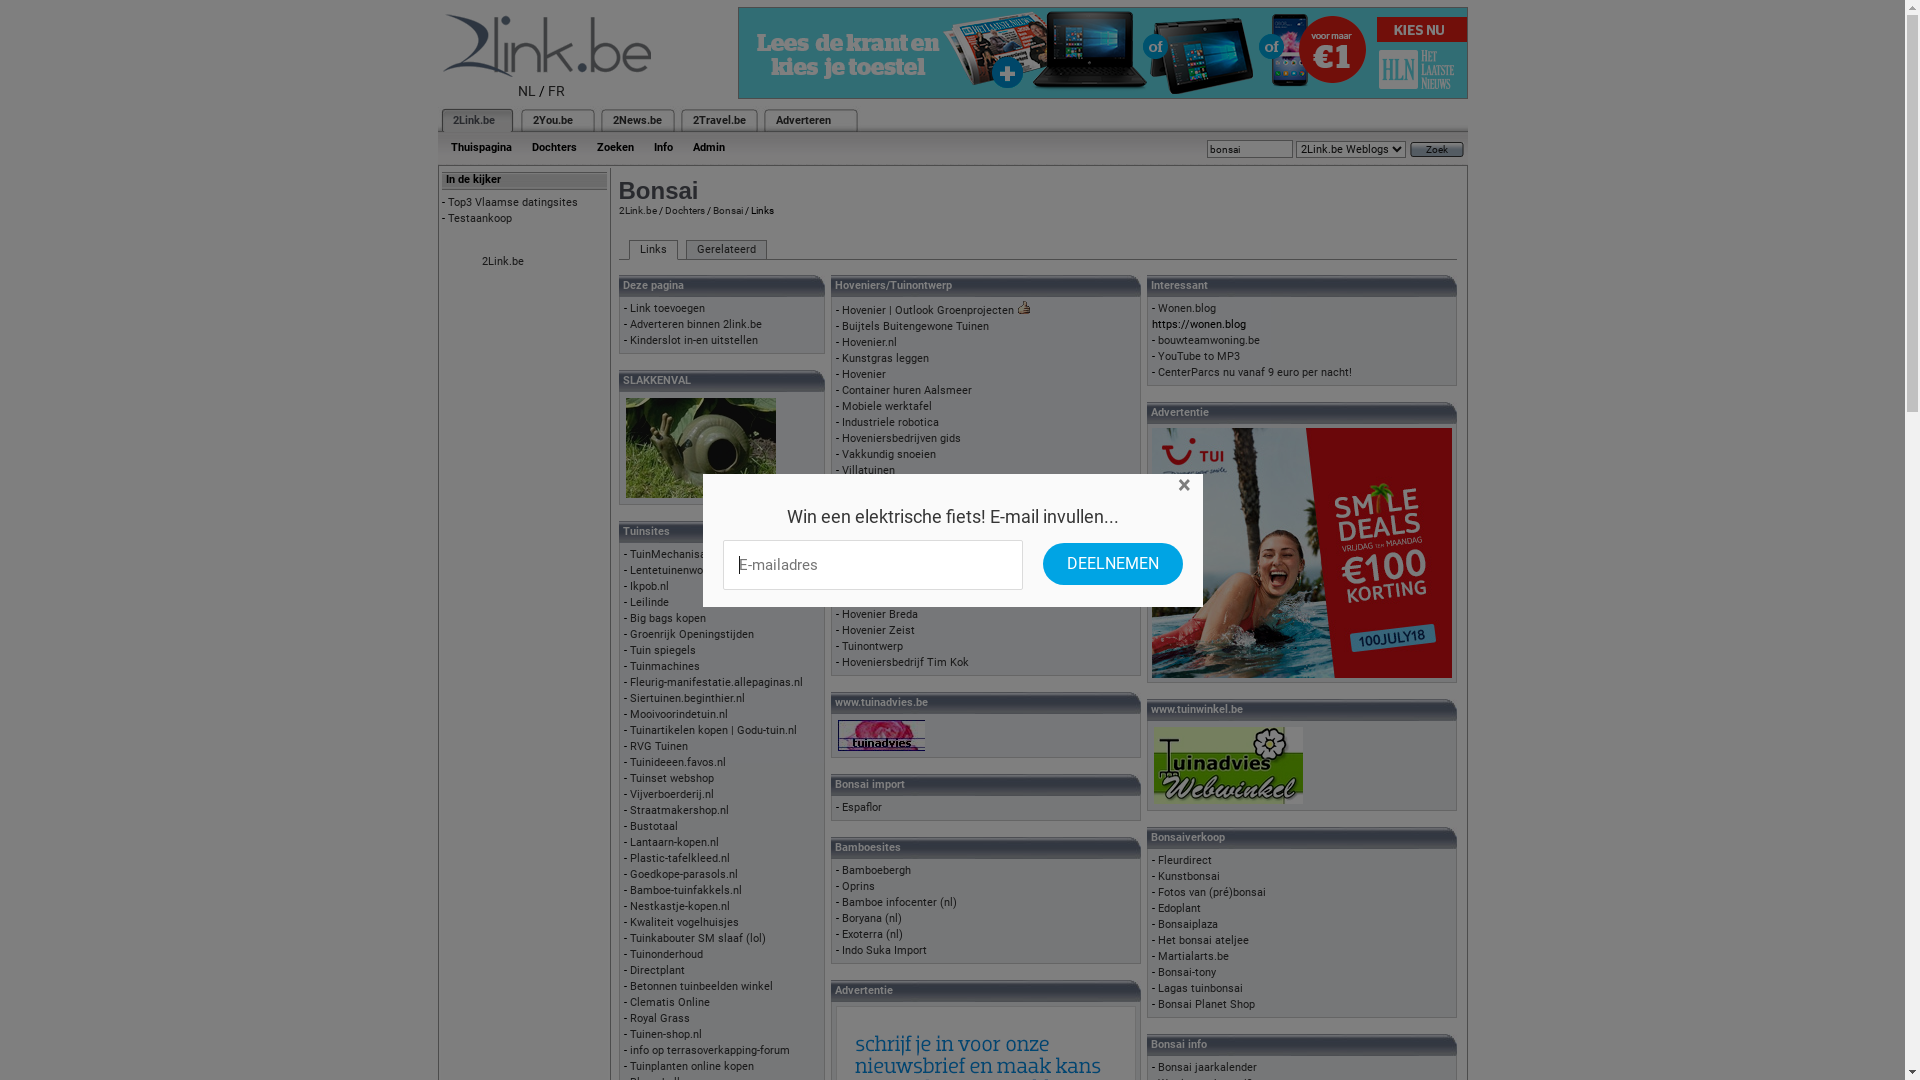  I want to click on 'Martialarts.be', so click(1193, 955).